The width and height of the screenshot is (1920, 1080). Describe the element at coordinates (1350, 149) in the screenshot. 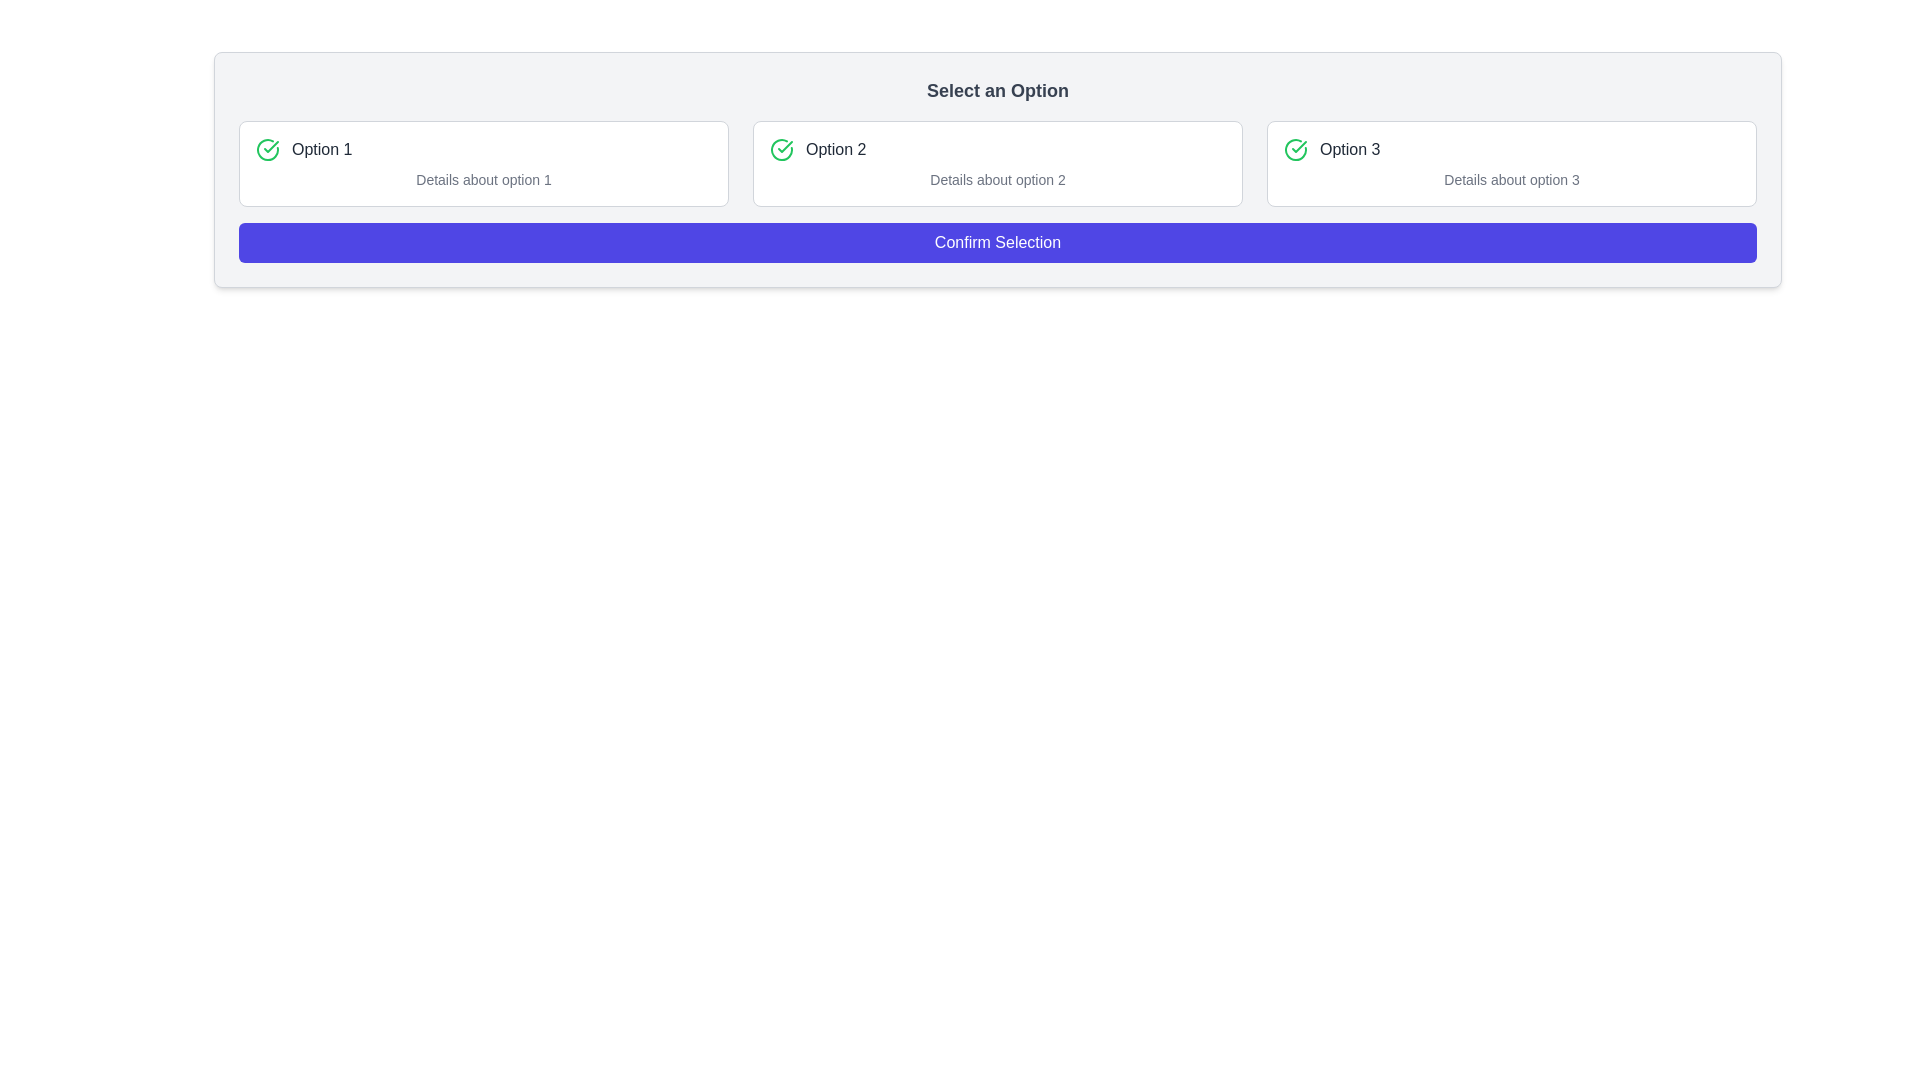

I see `the text label for the third option labeled 'Option 3' in the multi-choice selector, positioned in a horizontal row near the top center of the display area` at that location.